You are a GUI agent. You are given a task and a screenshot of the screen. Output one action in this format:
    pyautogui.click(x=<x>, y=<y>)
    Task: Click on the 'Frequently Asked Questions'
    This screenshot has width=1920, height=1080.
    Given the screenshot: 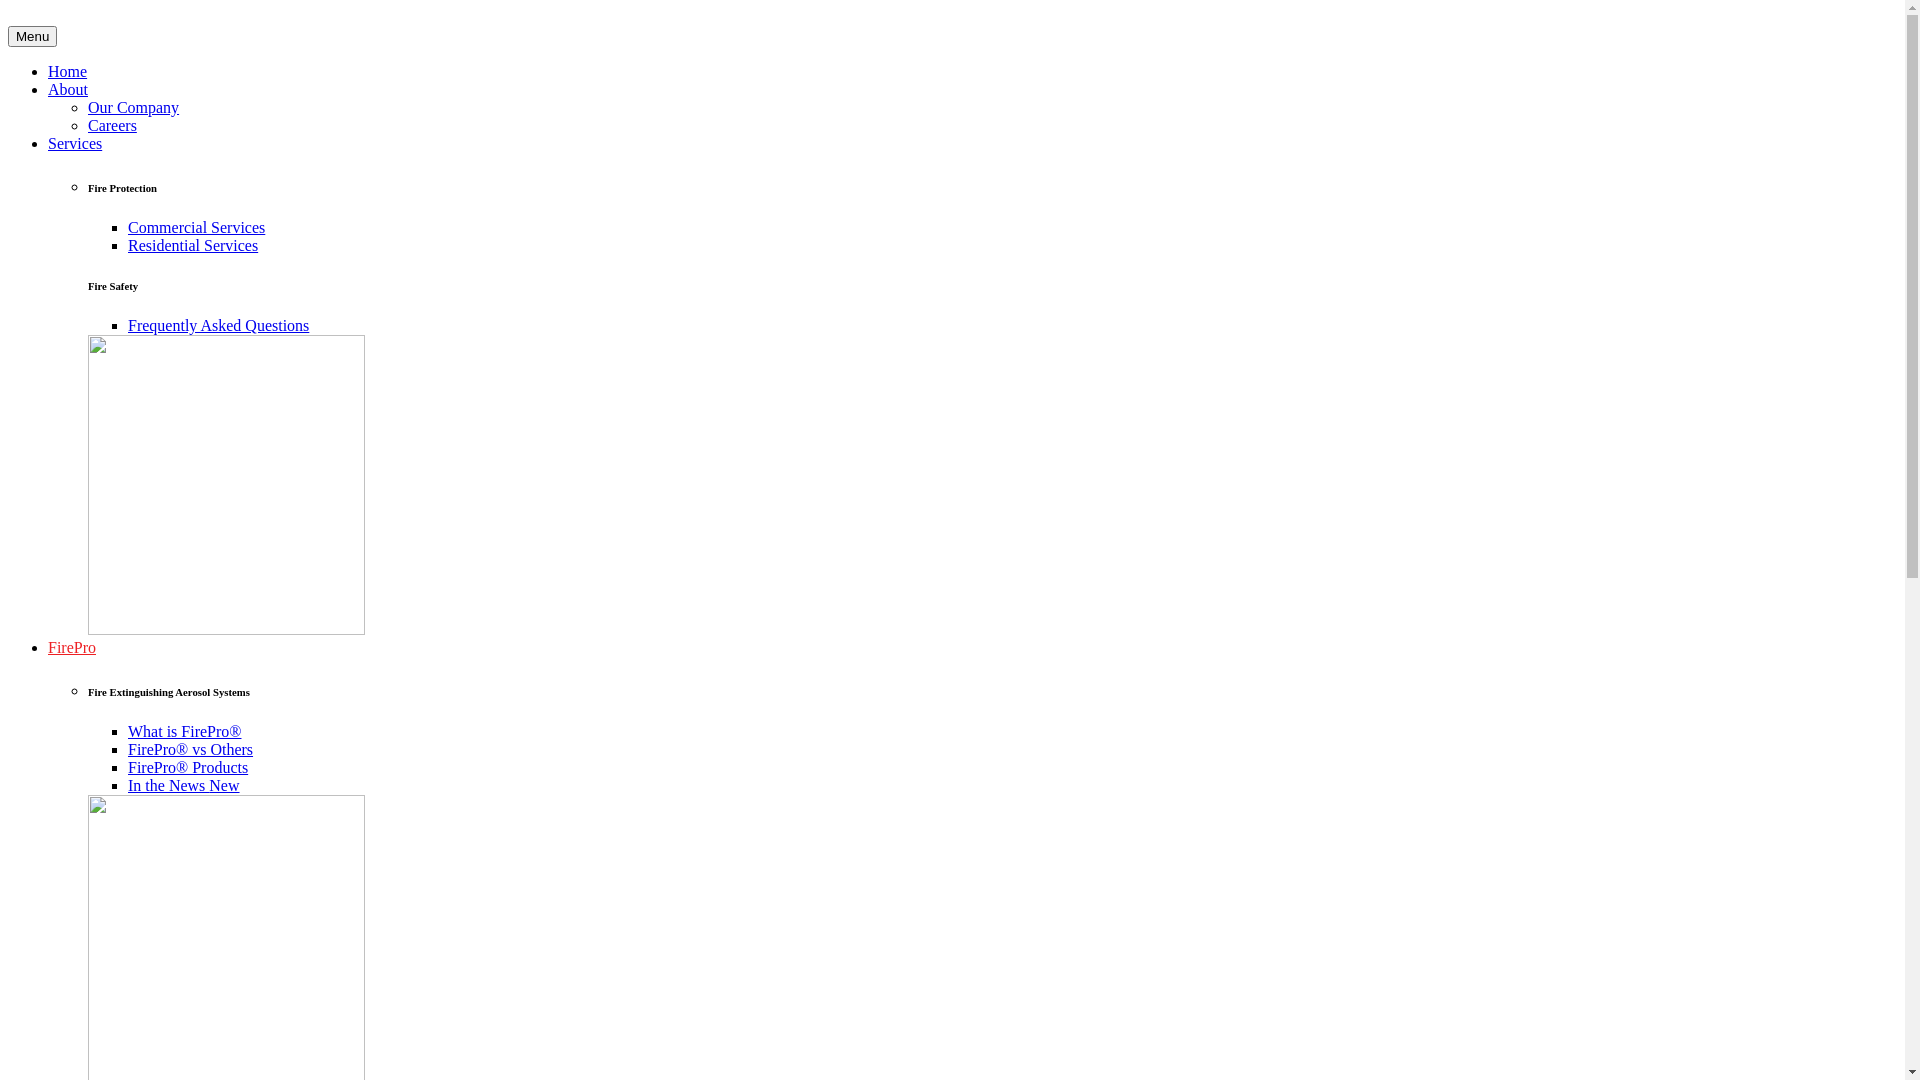 What is the action you would take?
    pyautogui.click(x=127, y=324)
    